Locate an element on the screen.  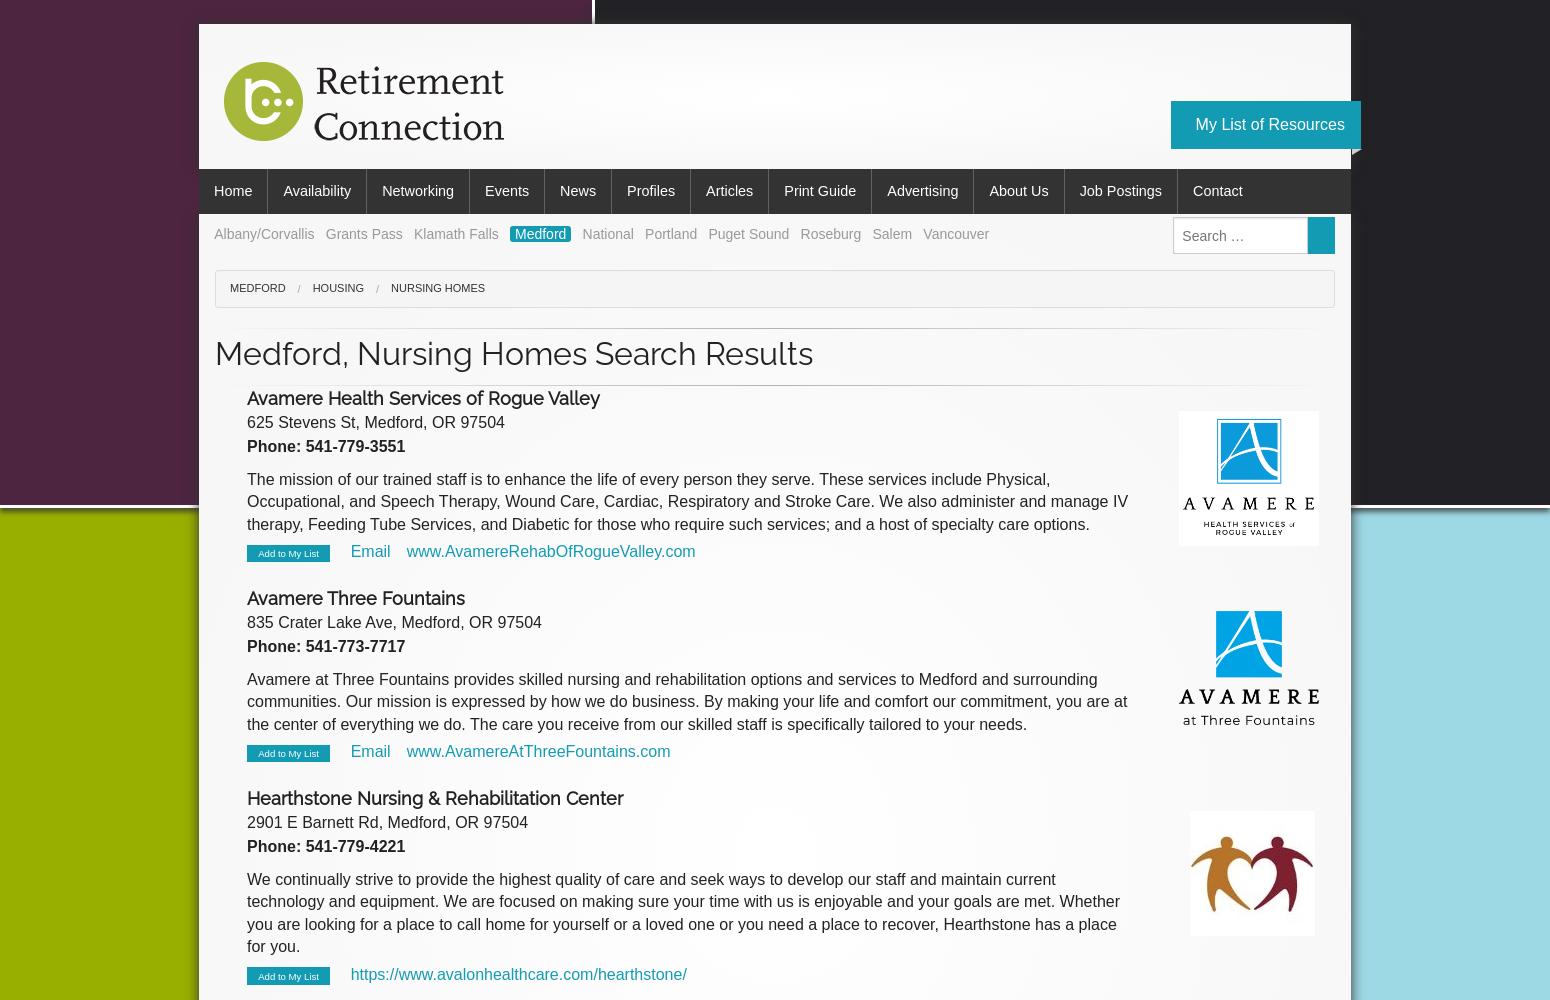
'Phone: 541-779-3551' is located at coordinates (324, 445).